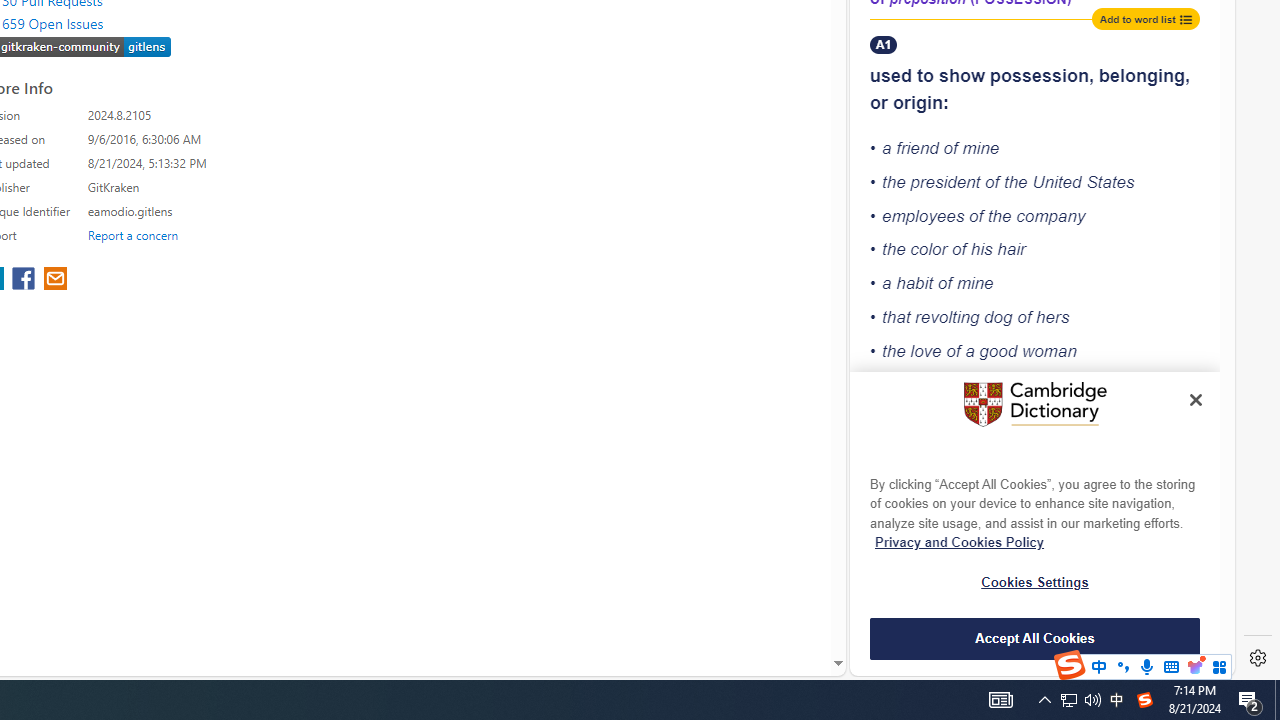  What do you see at coordinates (918, 102) in the screenshot?
I see `'origin'` at bounding box center [918, 102].